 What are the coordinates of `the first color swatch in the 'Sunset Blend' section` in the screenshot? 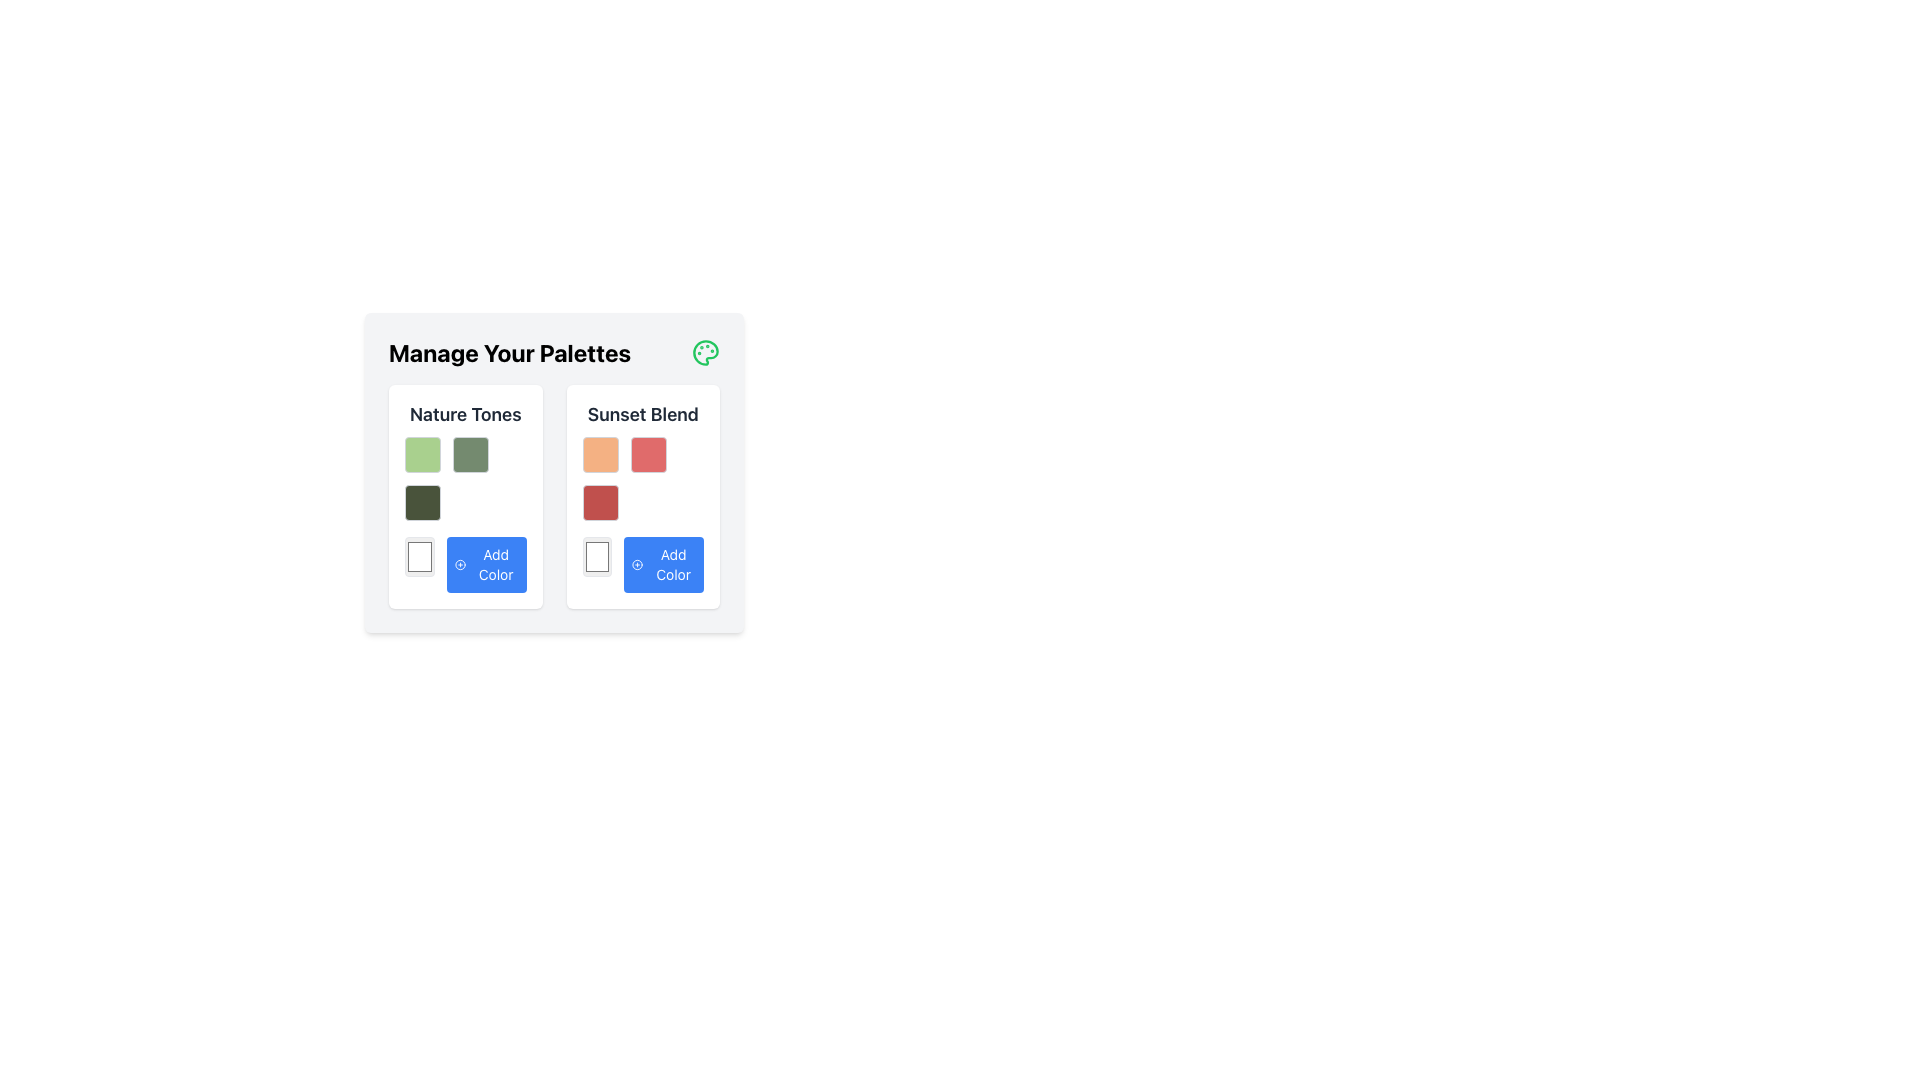 It's located at (599, 455).